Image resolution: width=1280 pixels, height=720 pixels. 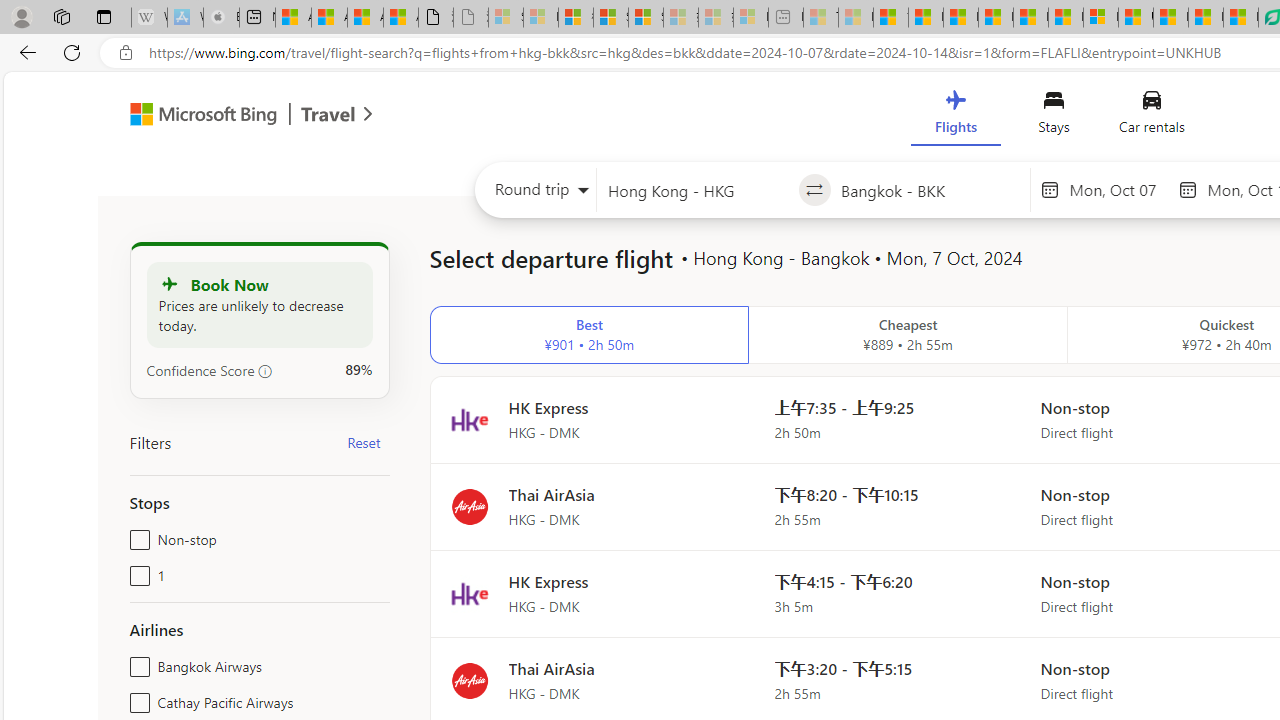 I want to click on 'Aberdeen, Hong Kong SAR weather forecast | Microsoft Weather', so click(x=329, y=17).